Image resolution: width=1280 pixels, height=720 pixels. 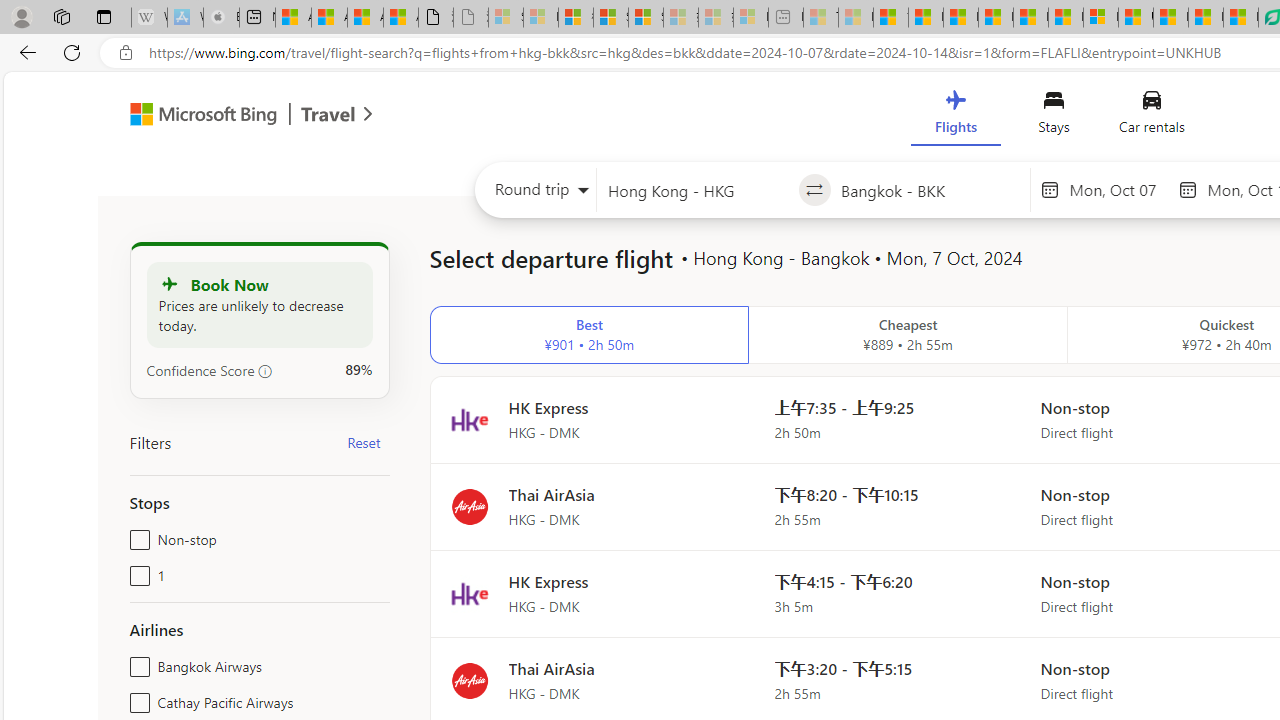 I want to click on 'Aberdeen, Hong Kong SAR weather forecast | Microsoft Weather', so click(x=329, y=17).